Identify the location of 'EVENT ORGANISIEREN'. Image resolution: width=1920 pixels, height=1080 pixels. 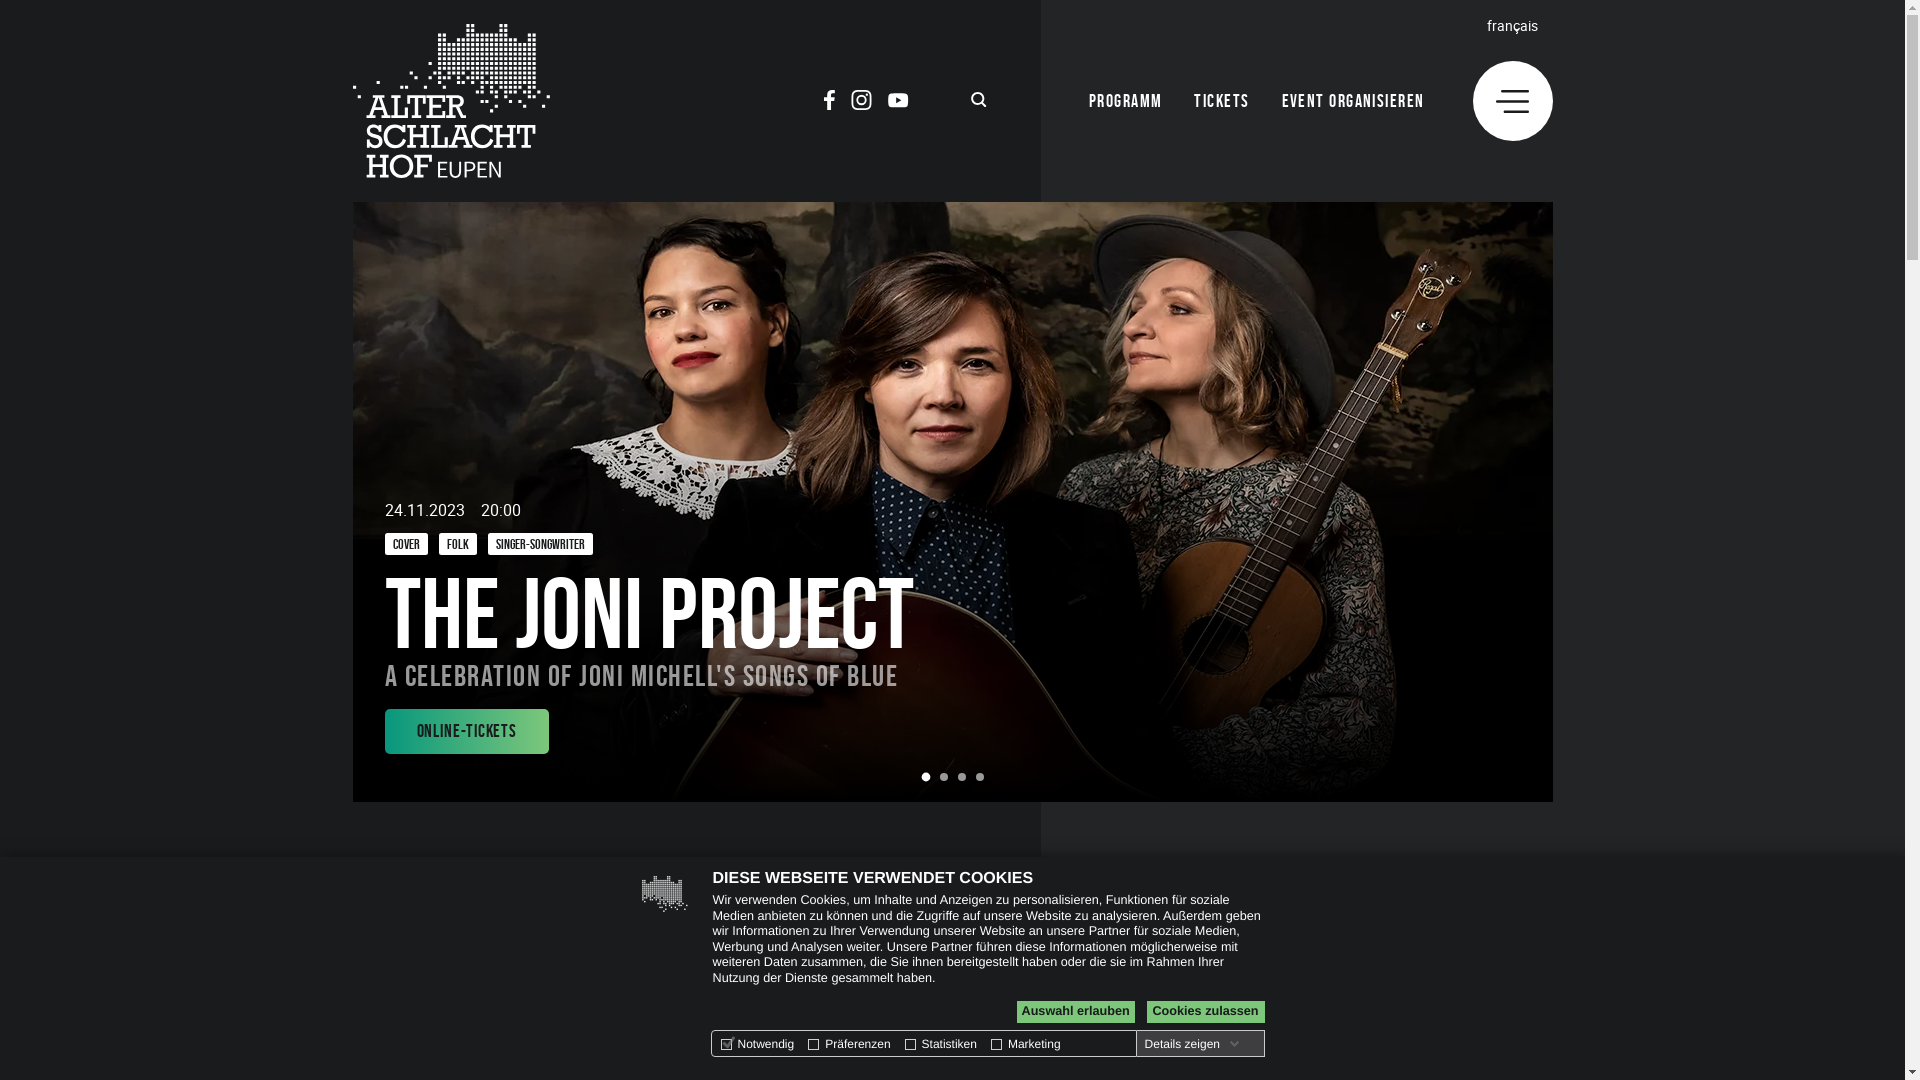
(1281, 101).